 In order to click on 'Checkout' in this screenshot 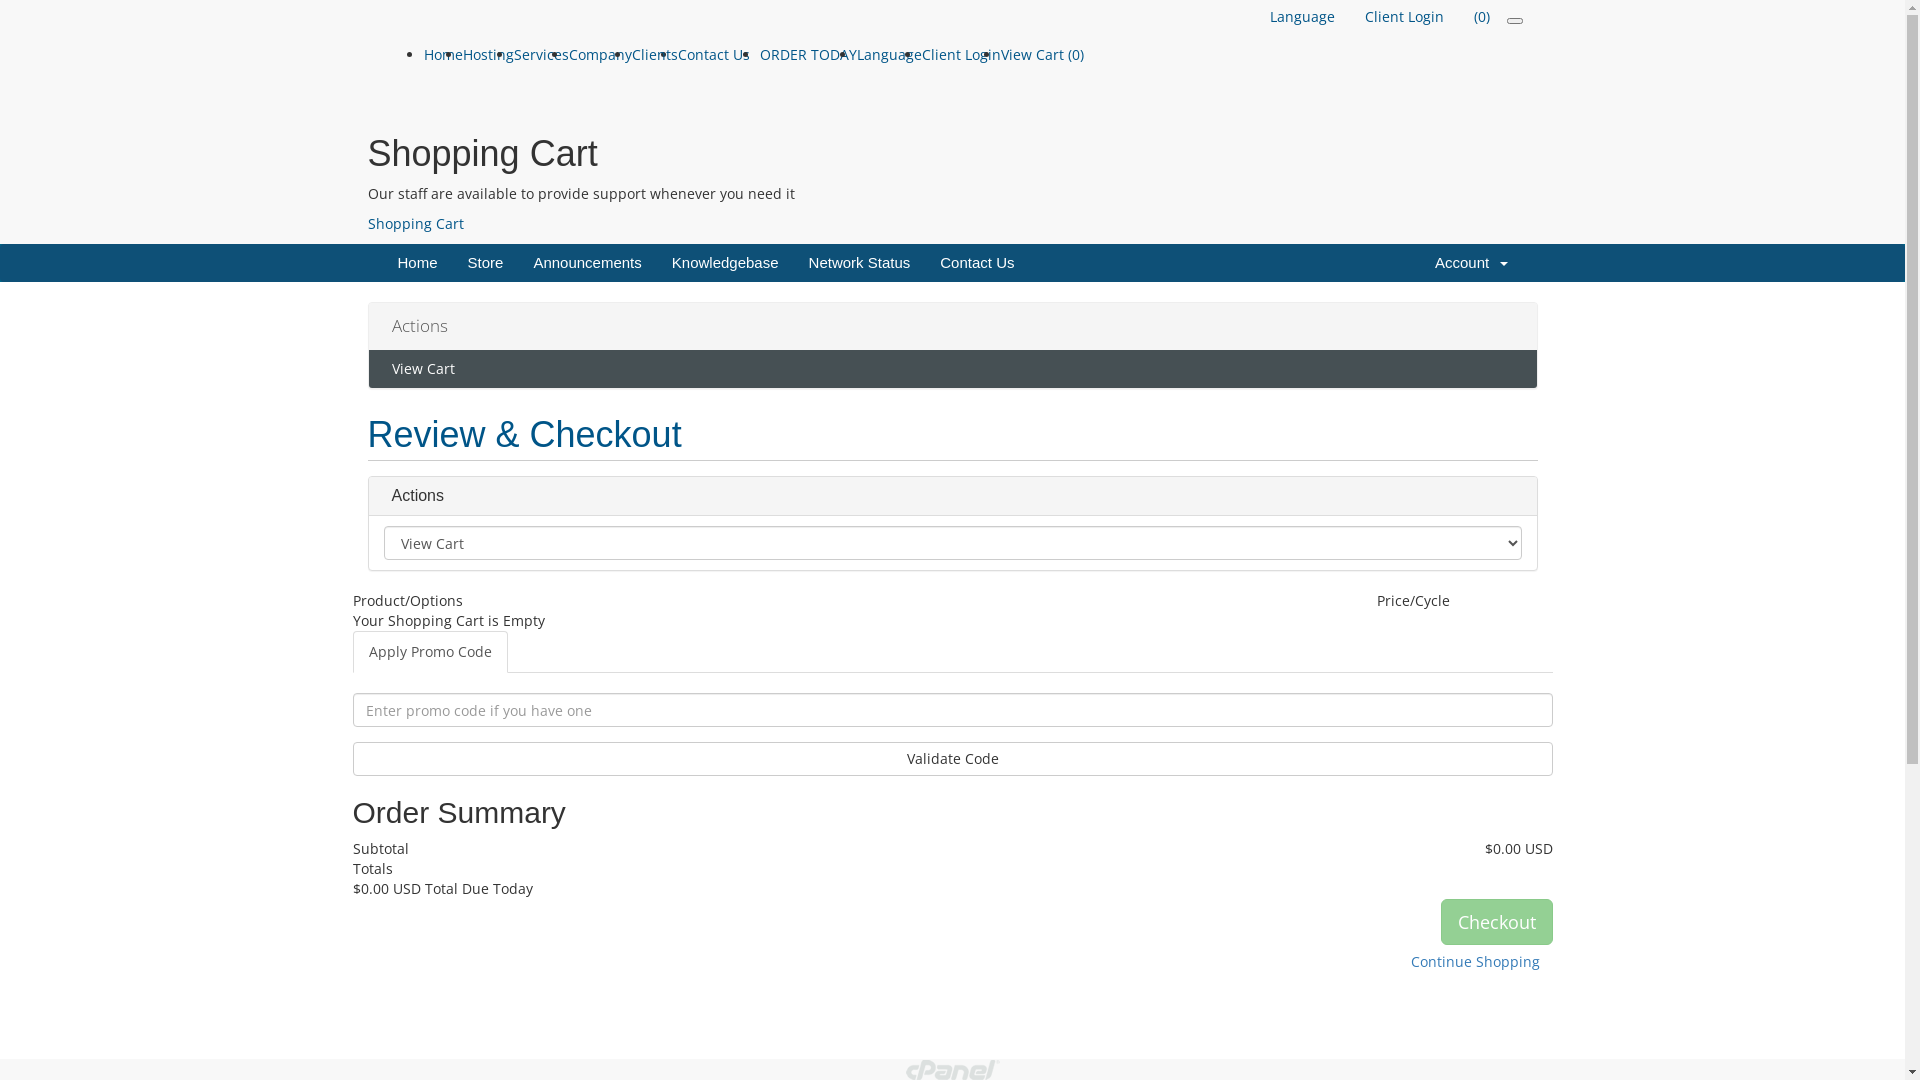, I will do `click(1496, 921)`.